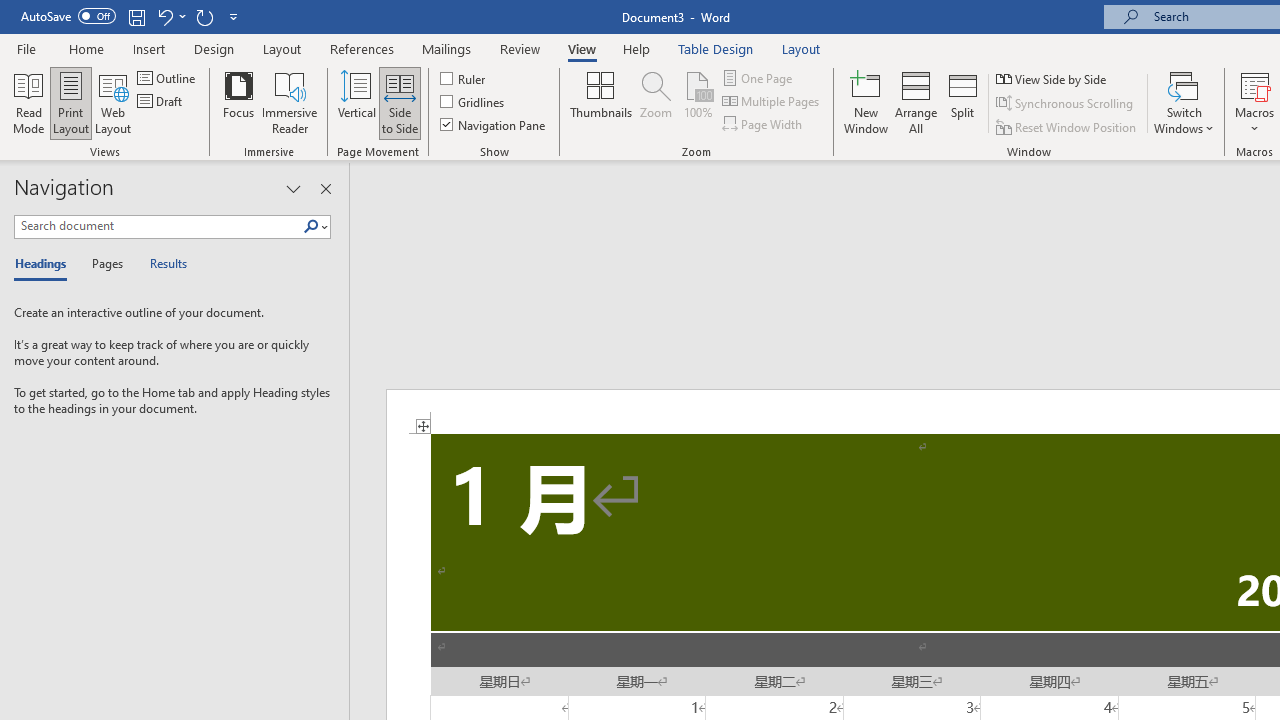 This screenshot has height=720, width=1280. What do you see at coordinates (656, 103) in the screenshot?
I see `'Zoom...'` at bounding box center [656, 103].